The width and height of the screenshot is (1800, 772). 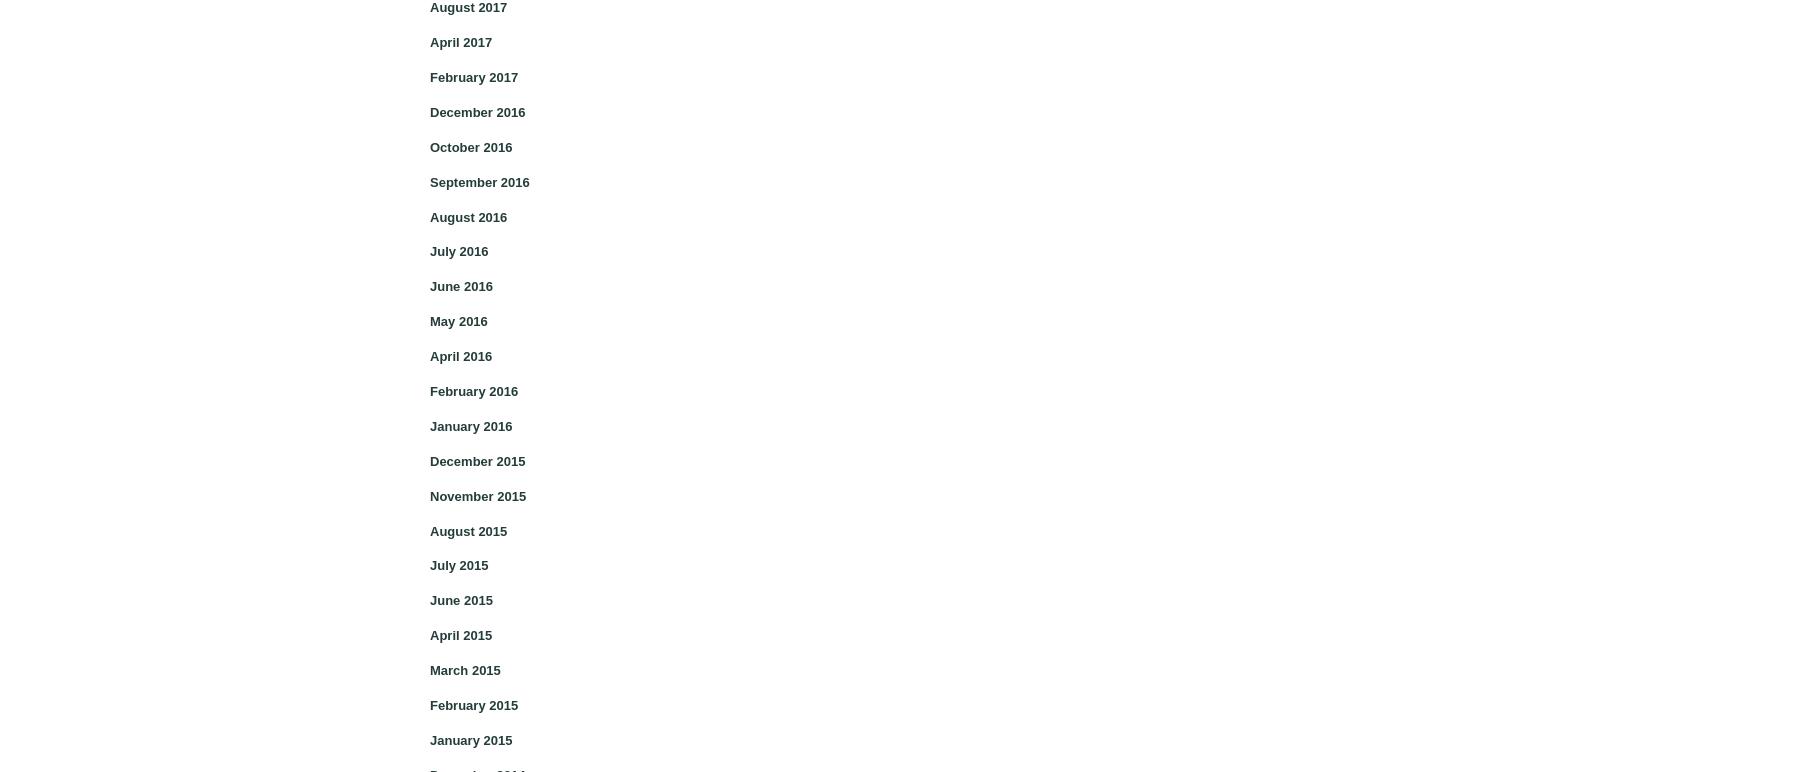 What do you see at coordinates (470, 424) in the screenshot?
I see `'January 2016'` at bounding box center [470, 424].